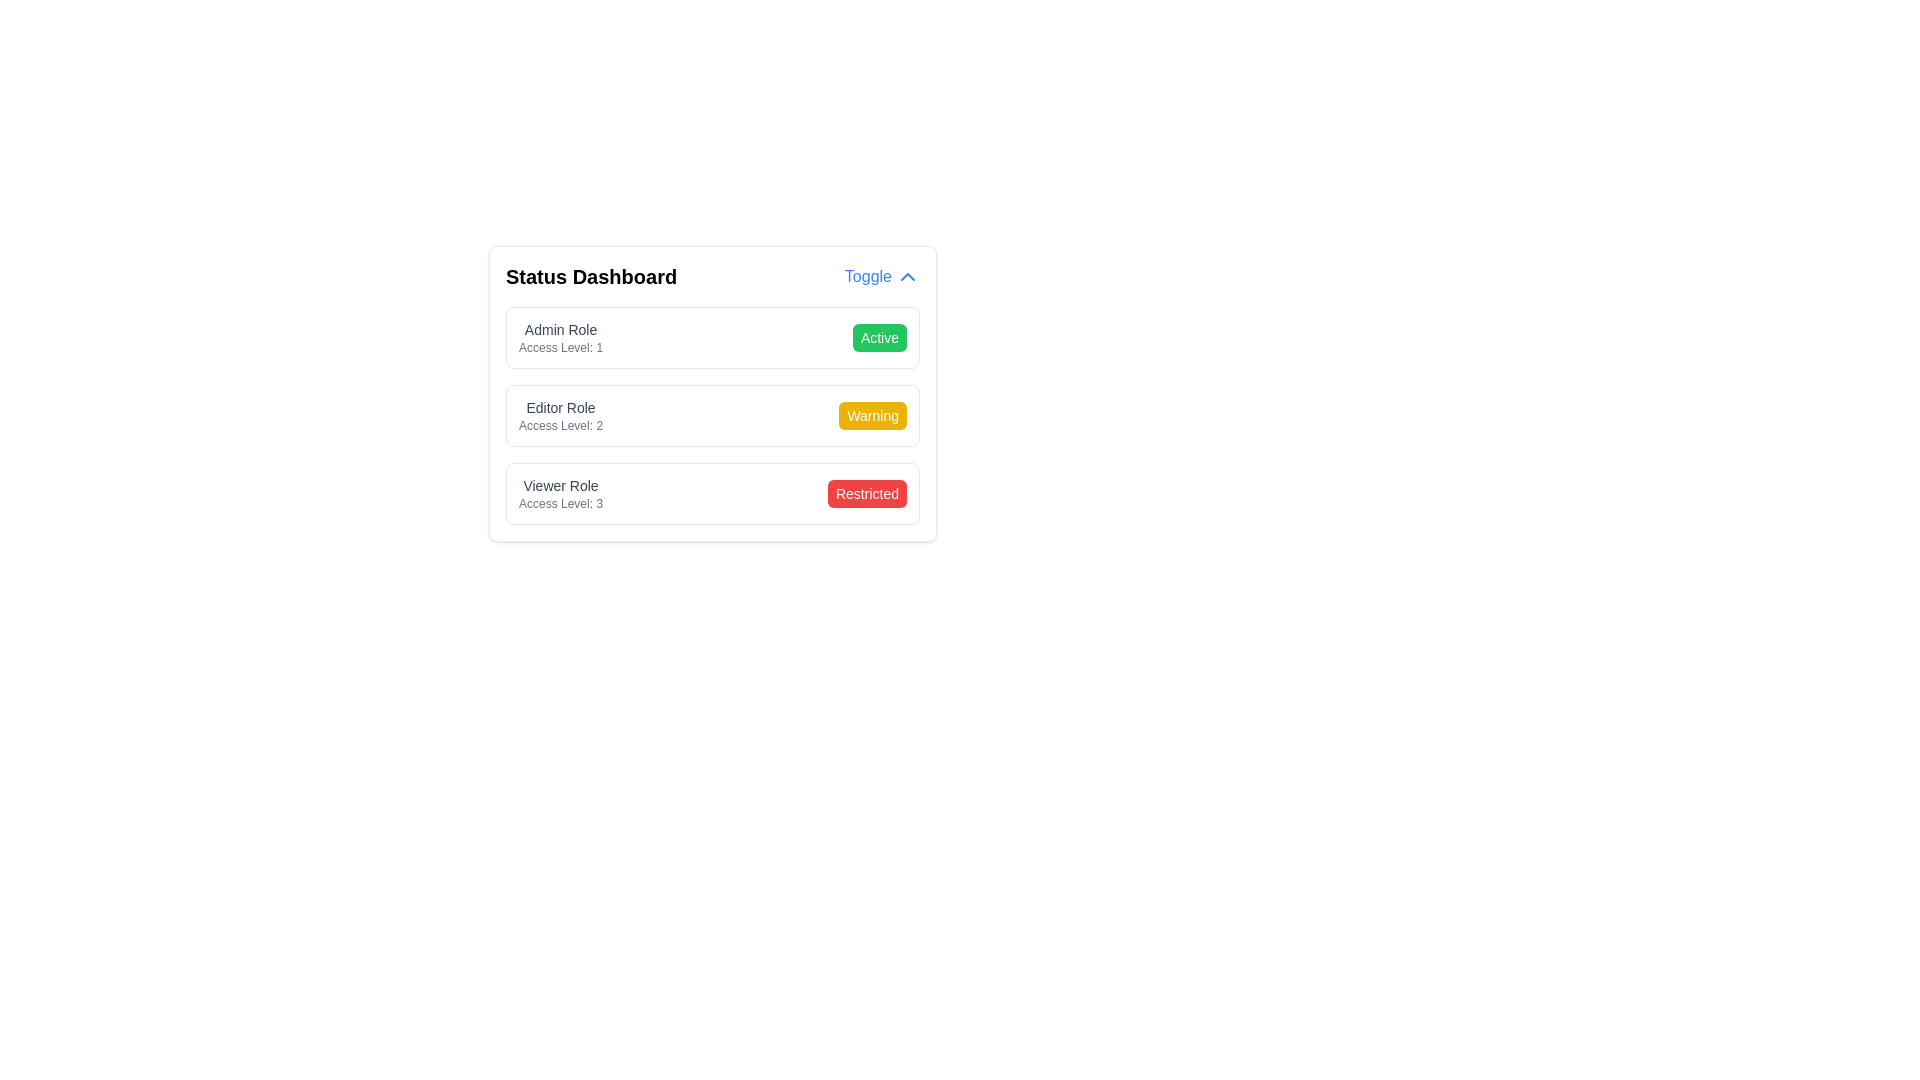 This screenshot has width=1920, height=1080. I want to click on the static text label 'Viewer Role' in the third information card of the 'Status Dashboard' section, which is styled in gray and positioned above 'Access Level: 3', so click(560, 486).